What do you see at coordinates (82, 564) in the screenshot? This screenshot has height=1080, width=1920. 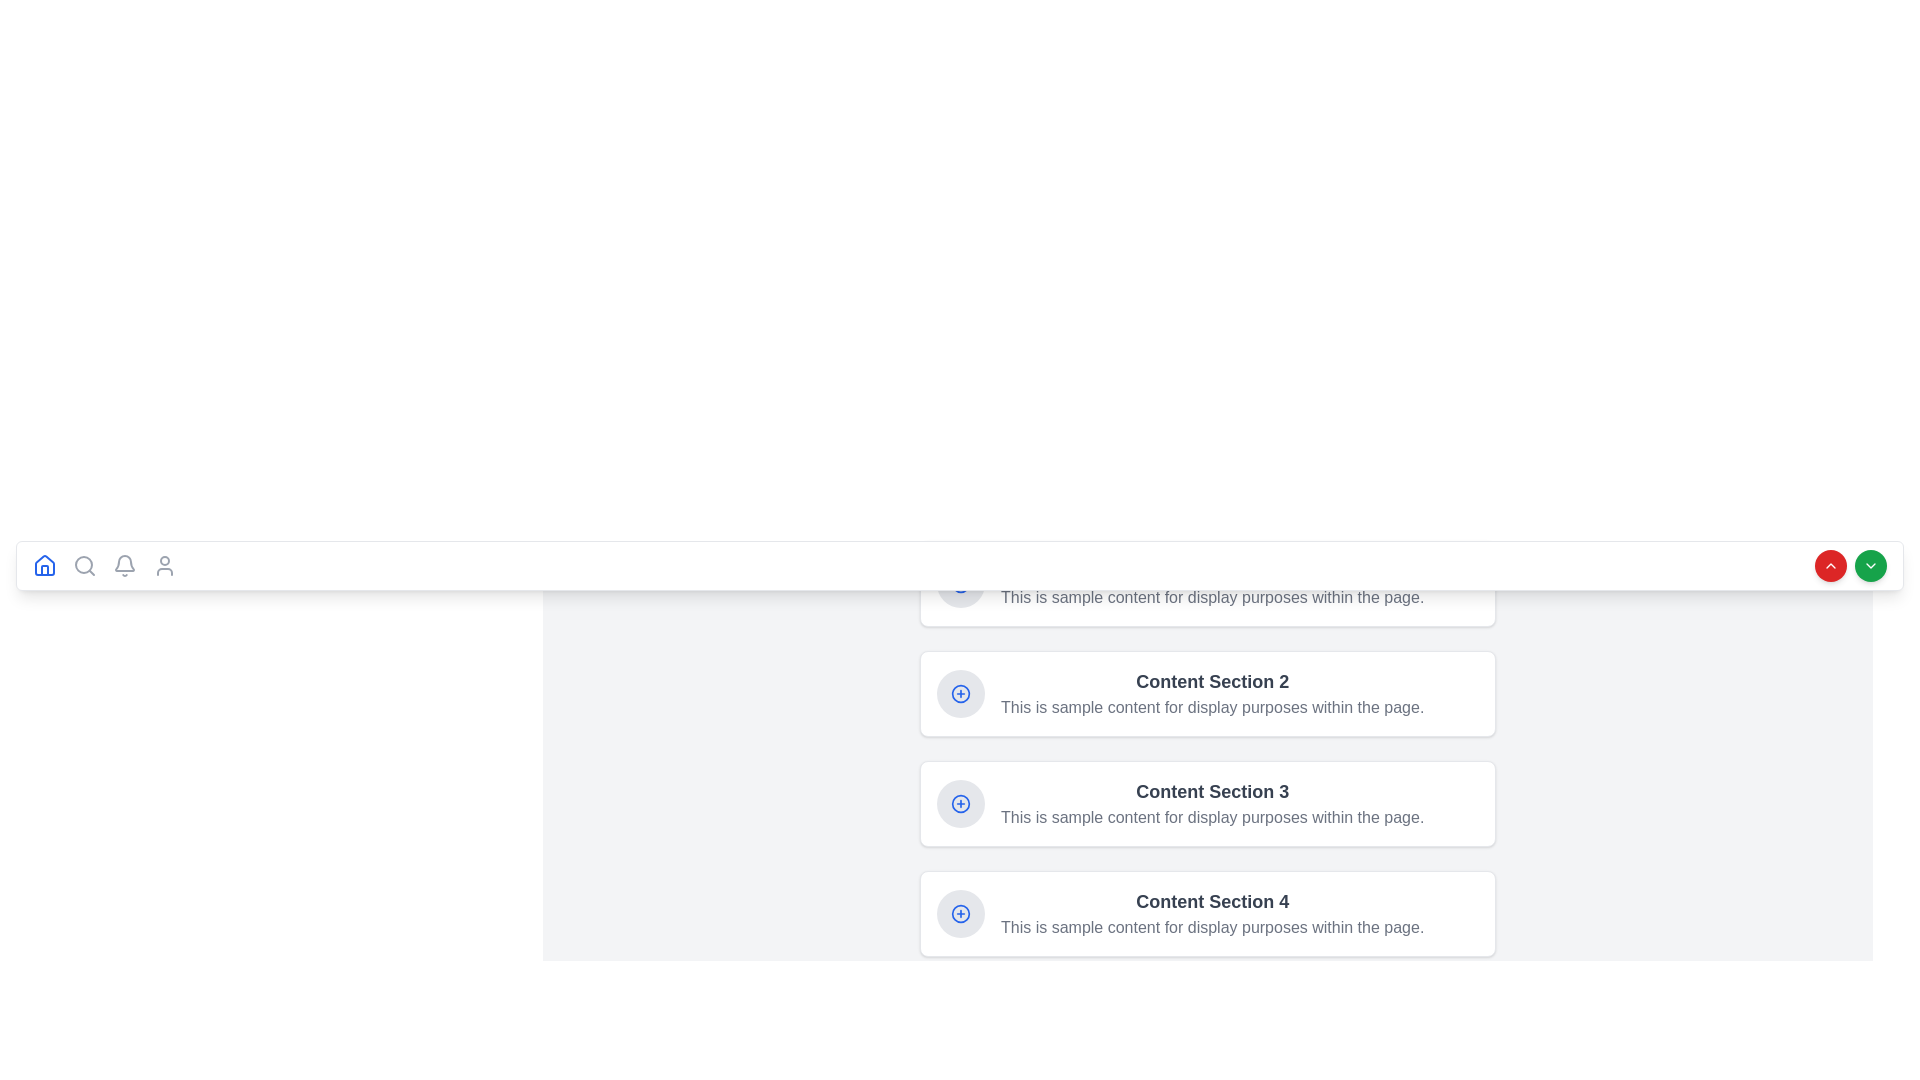 I see `the circular shape representing the lens of the magnifying glass in the search icon located in the navigation bar` at bounding box center [82, 564].